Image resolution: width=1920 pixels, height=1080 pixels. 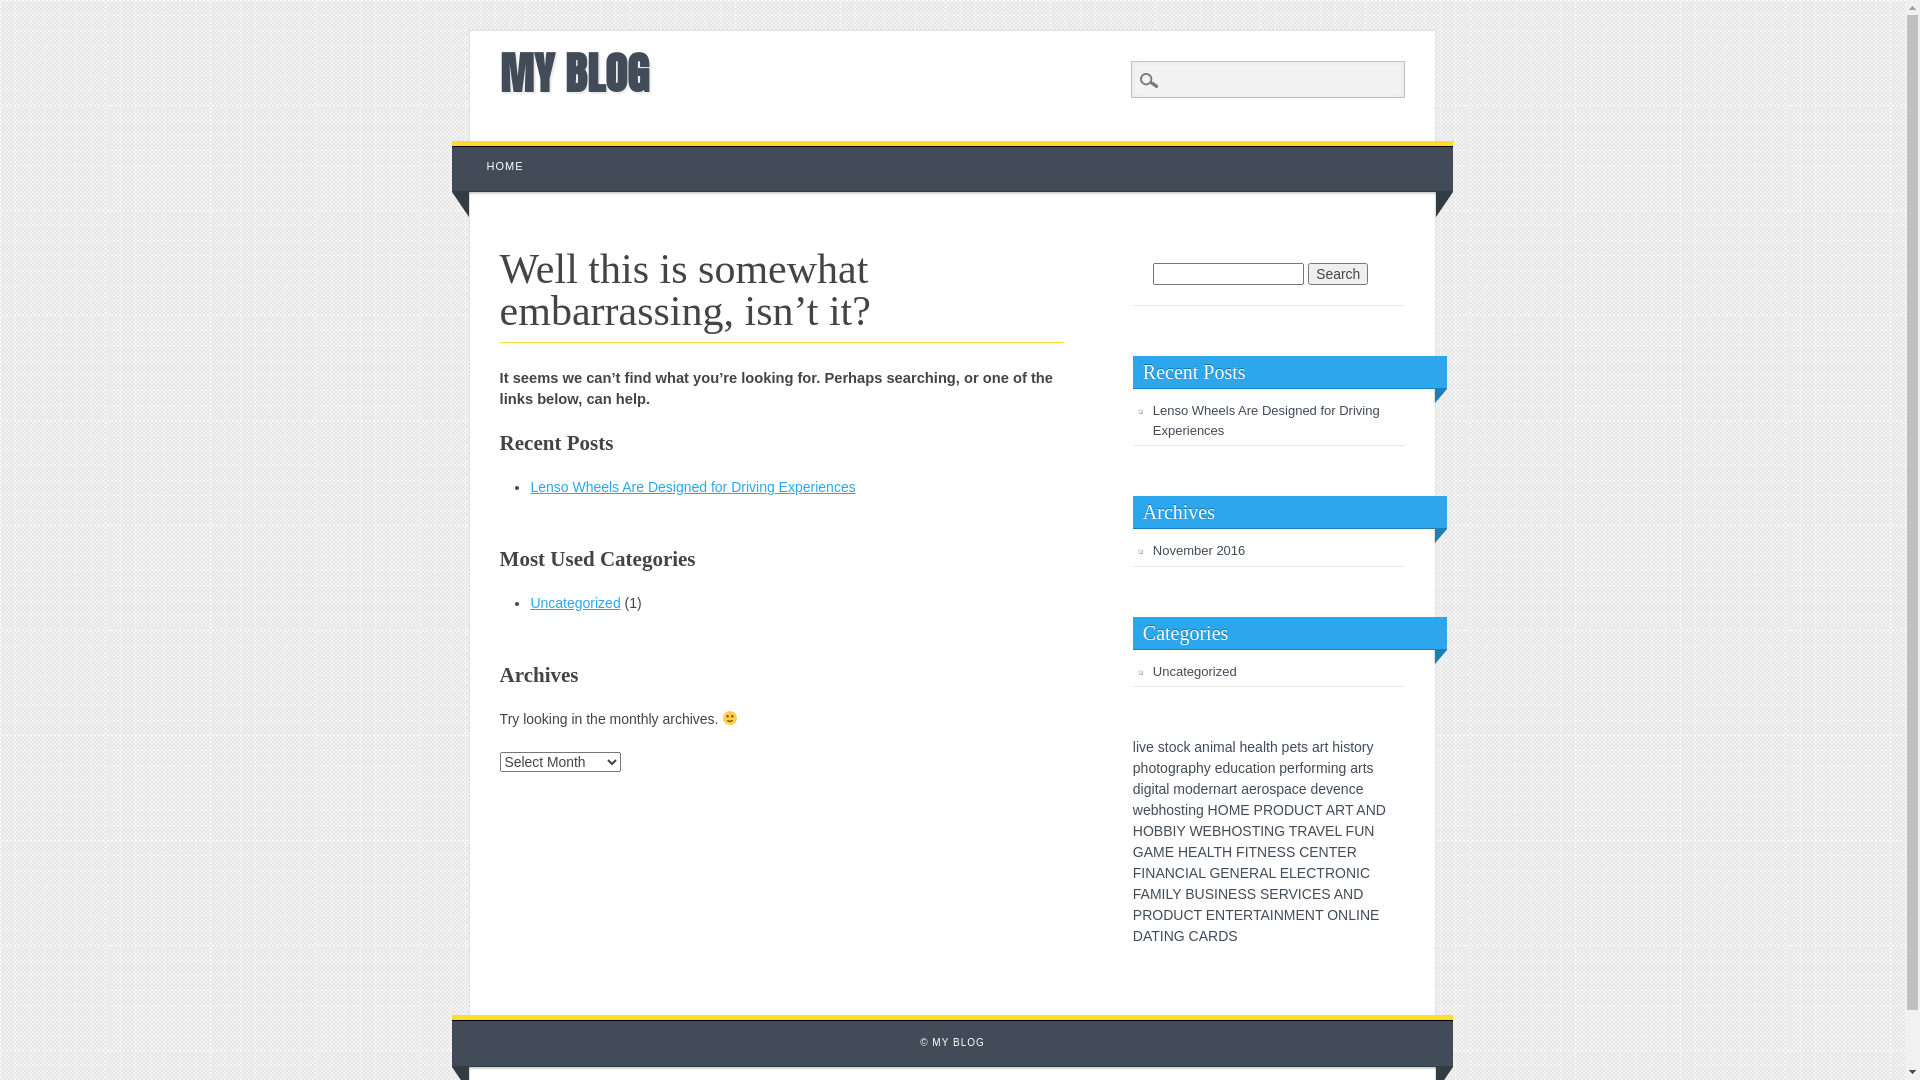 What do you see at coordinates (0, 11) in the screenshot?
I see `'Search'` at bounding box center [0, 11].